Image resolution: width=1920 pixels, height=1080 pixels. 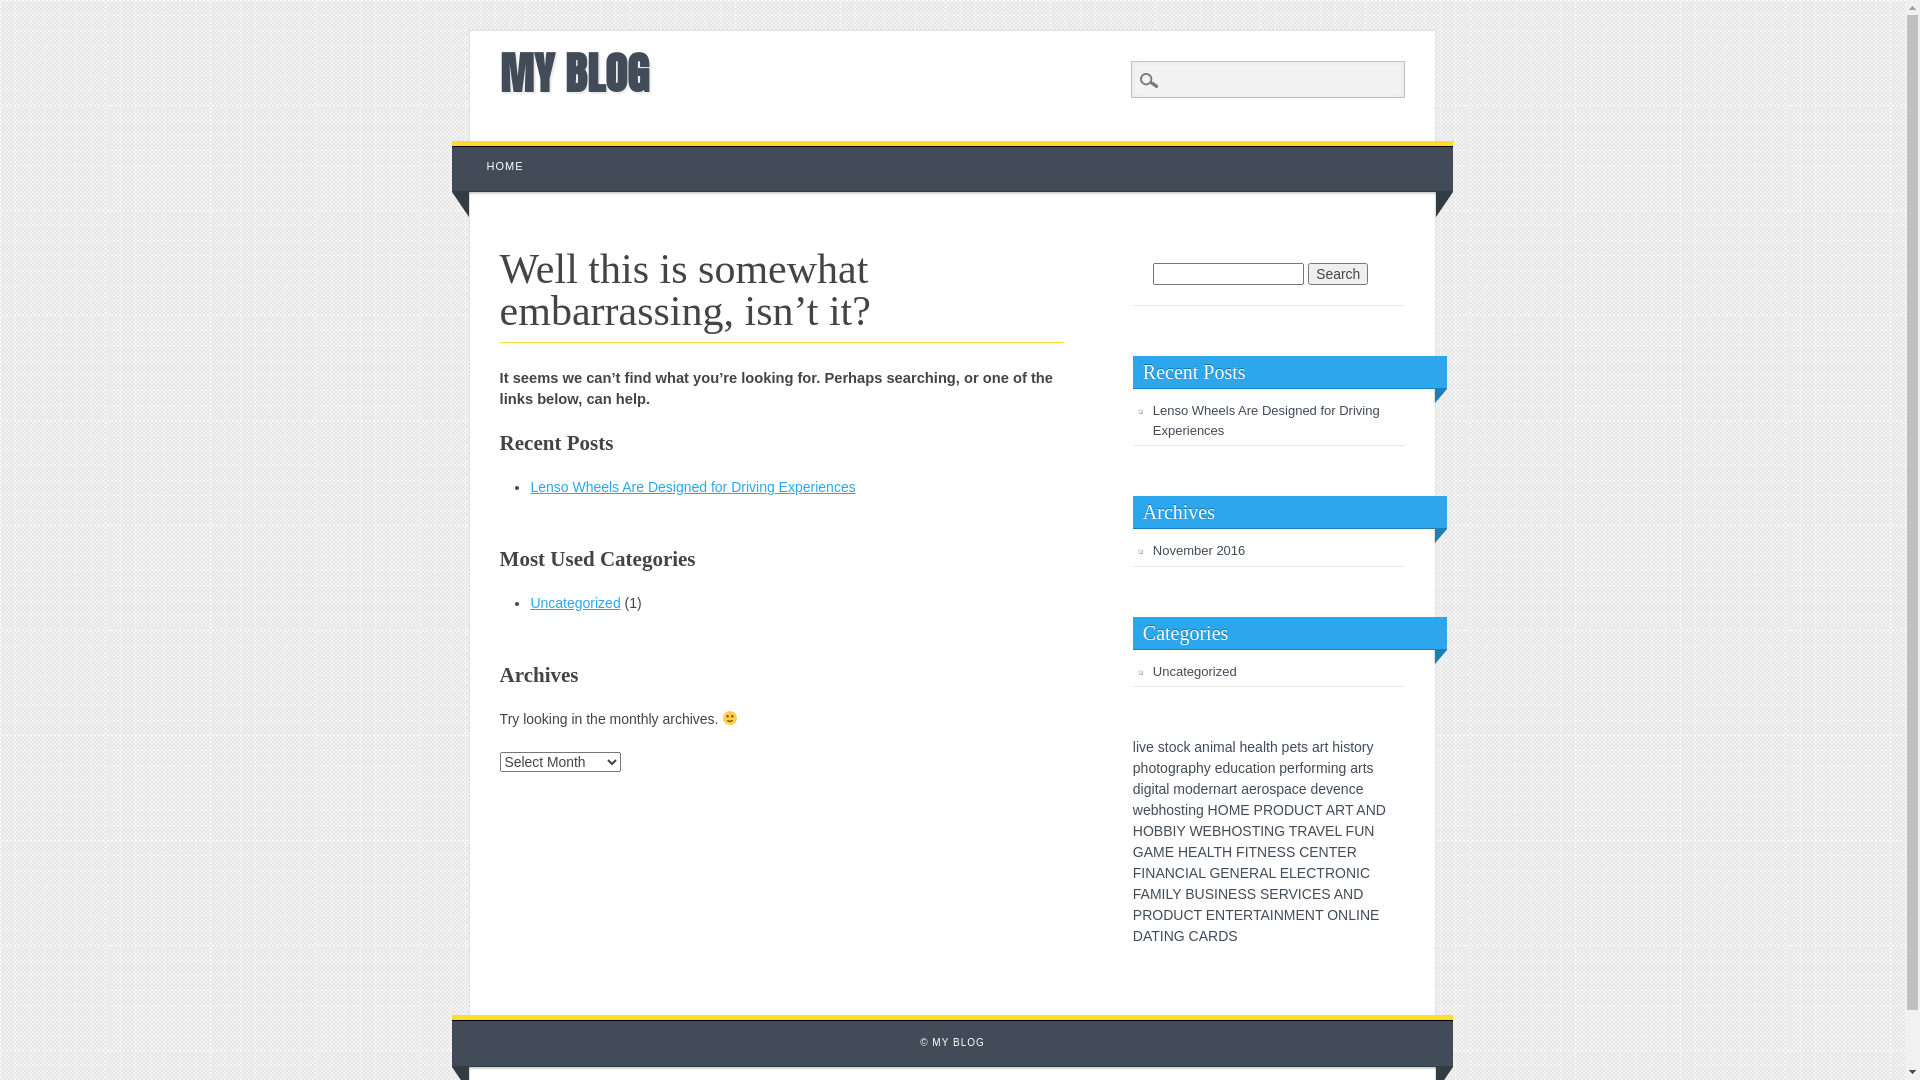 What do you see at coordinates (0, 11) in the screenshot?
I see `'Search'` at bounding box center [0, 11].